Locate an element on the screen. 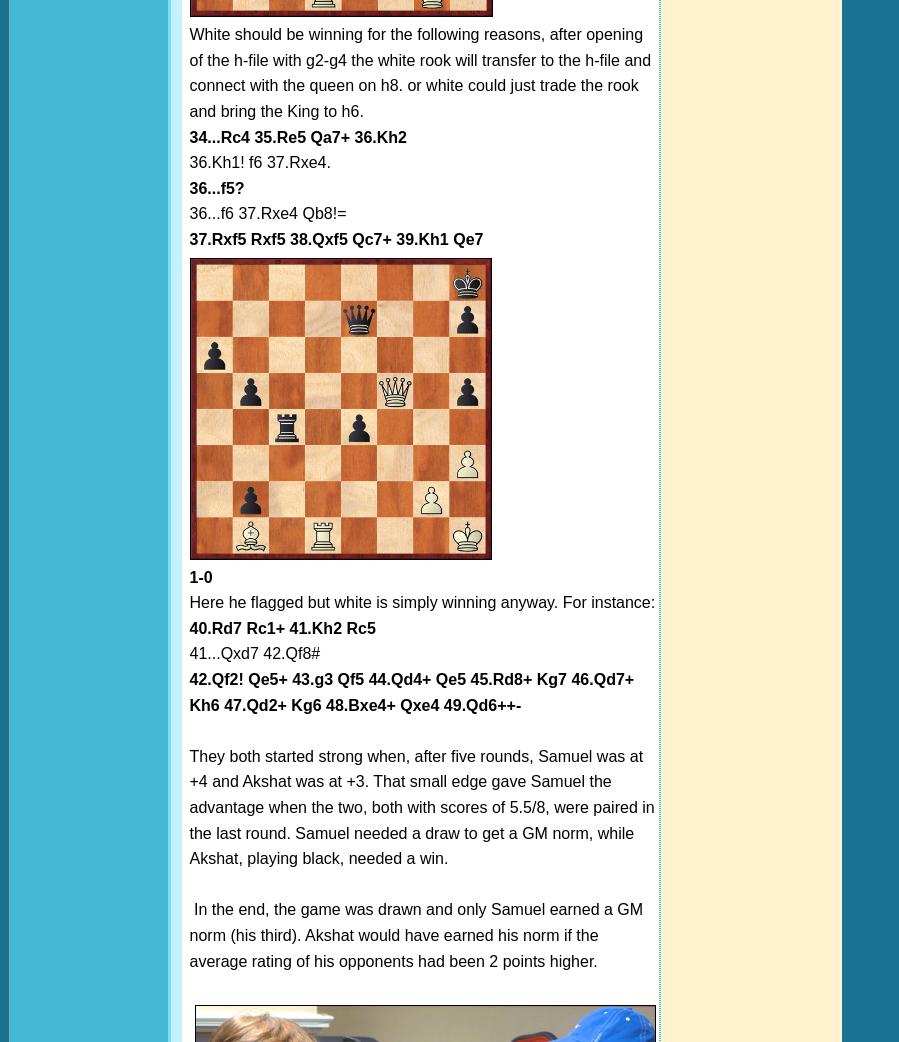  '1-0' is located at coordinates (200, 575).